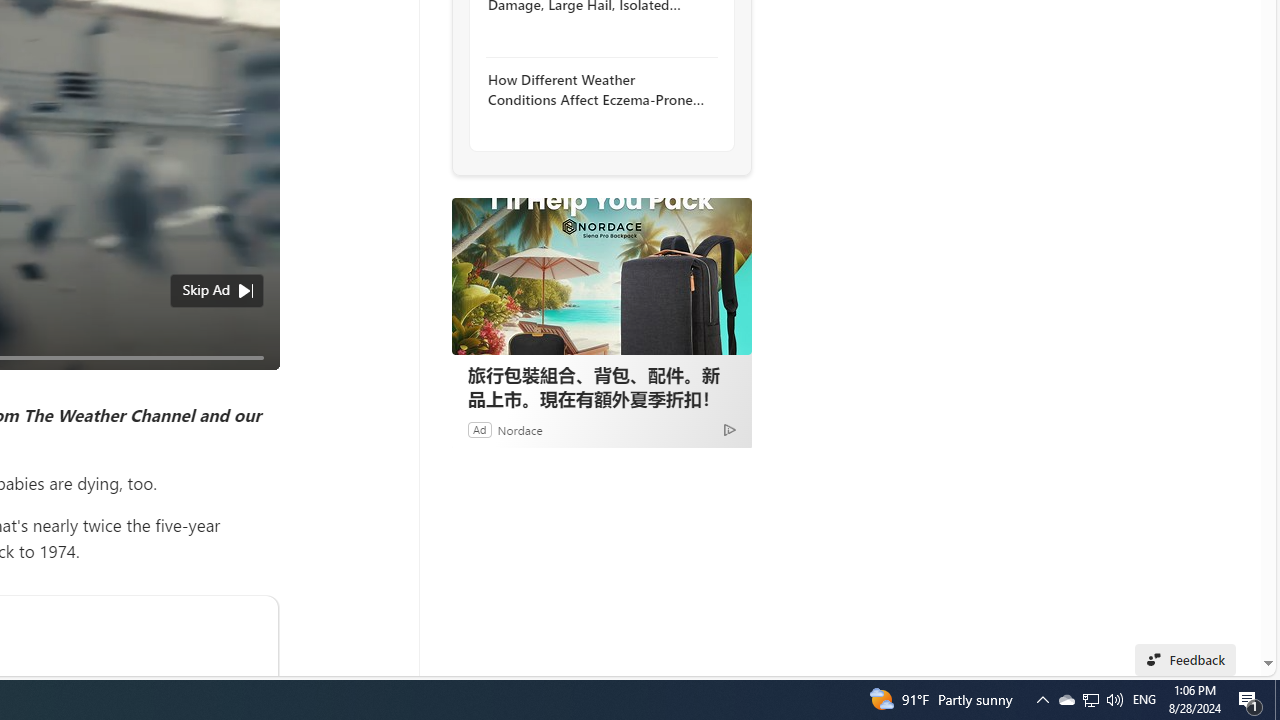 Image resolution: width=1280 pixels, height=720 pixels. I want to click on 'How Different Weather Conditions Affect Eczema-Prone Skin', so click(595, 88).